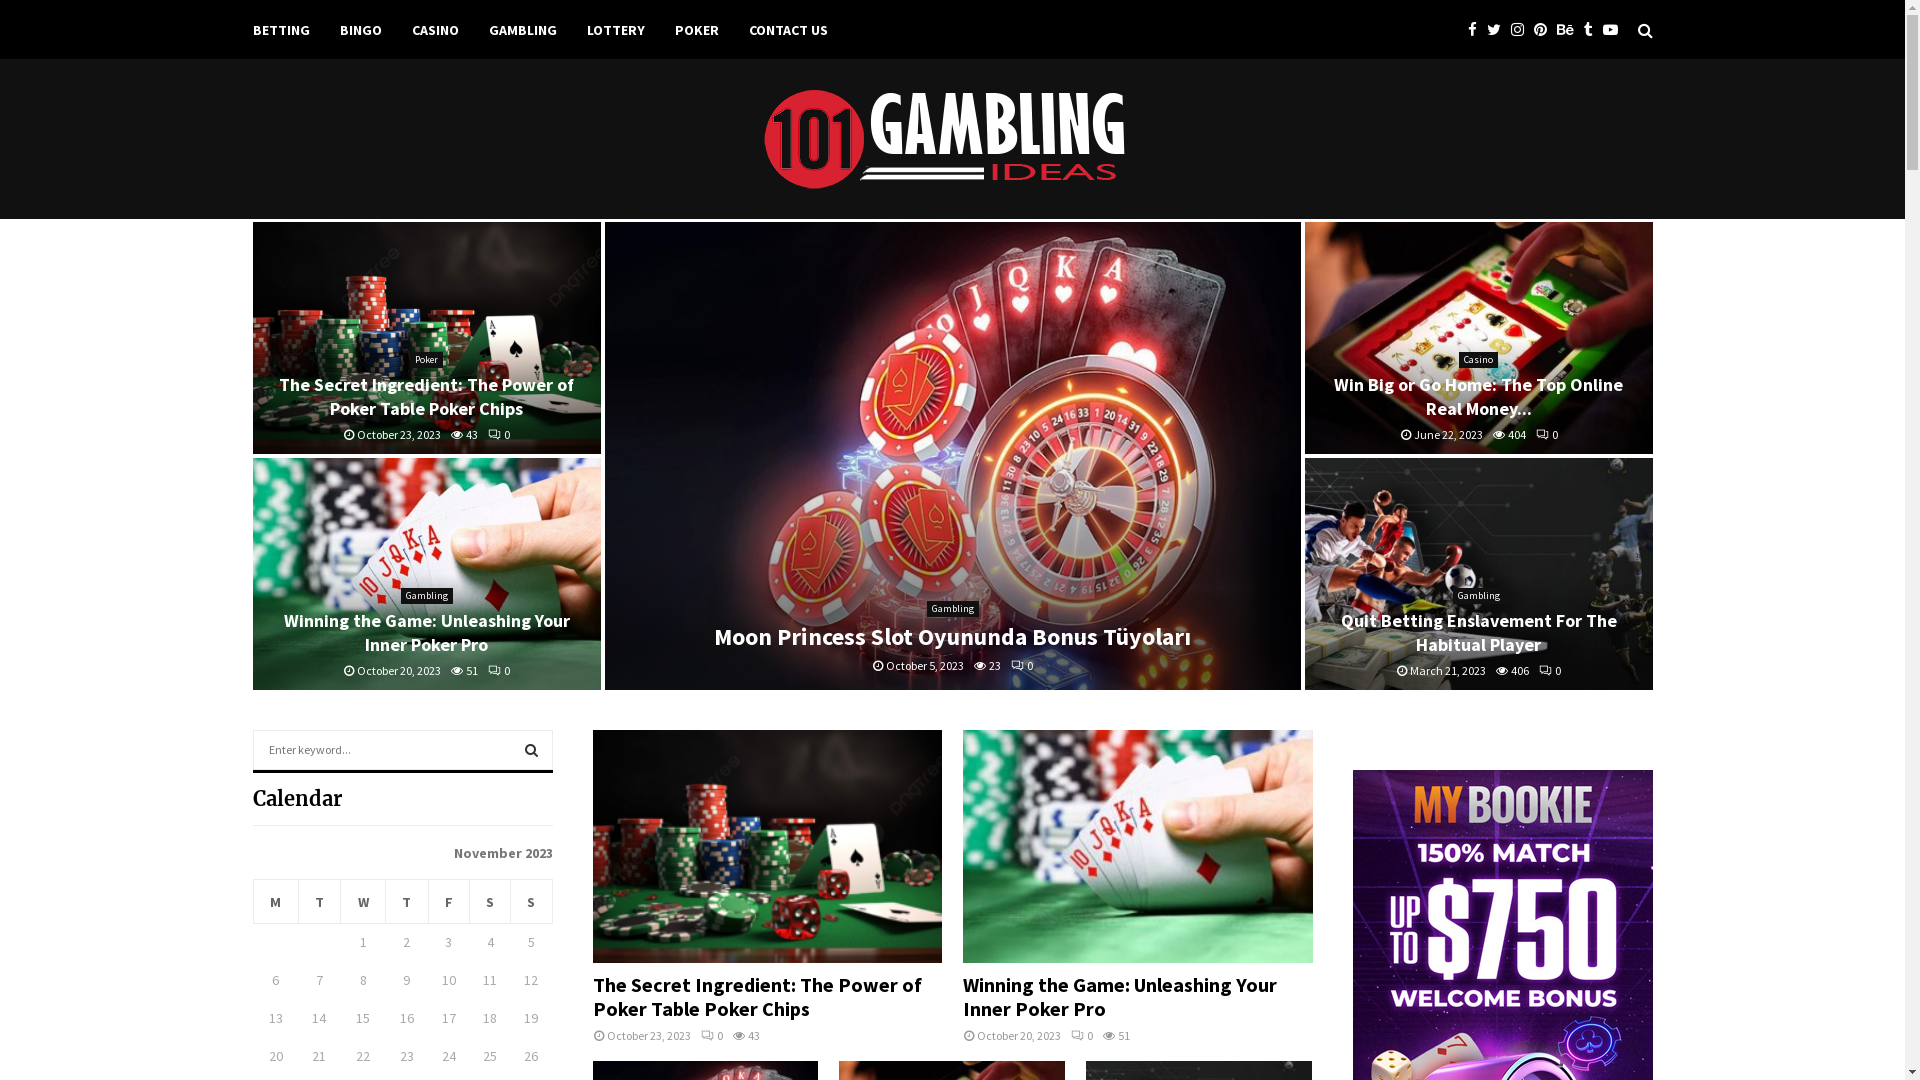  What do you see at coordinates (360, 30) in the screenshot?
I see `'BINGO'` at bounding box center [360, 30].